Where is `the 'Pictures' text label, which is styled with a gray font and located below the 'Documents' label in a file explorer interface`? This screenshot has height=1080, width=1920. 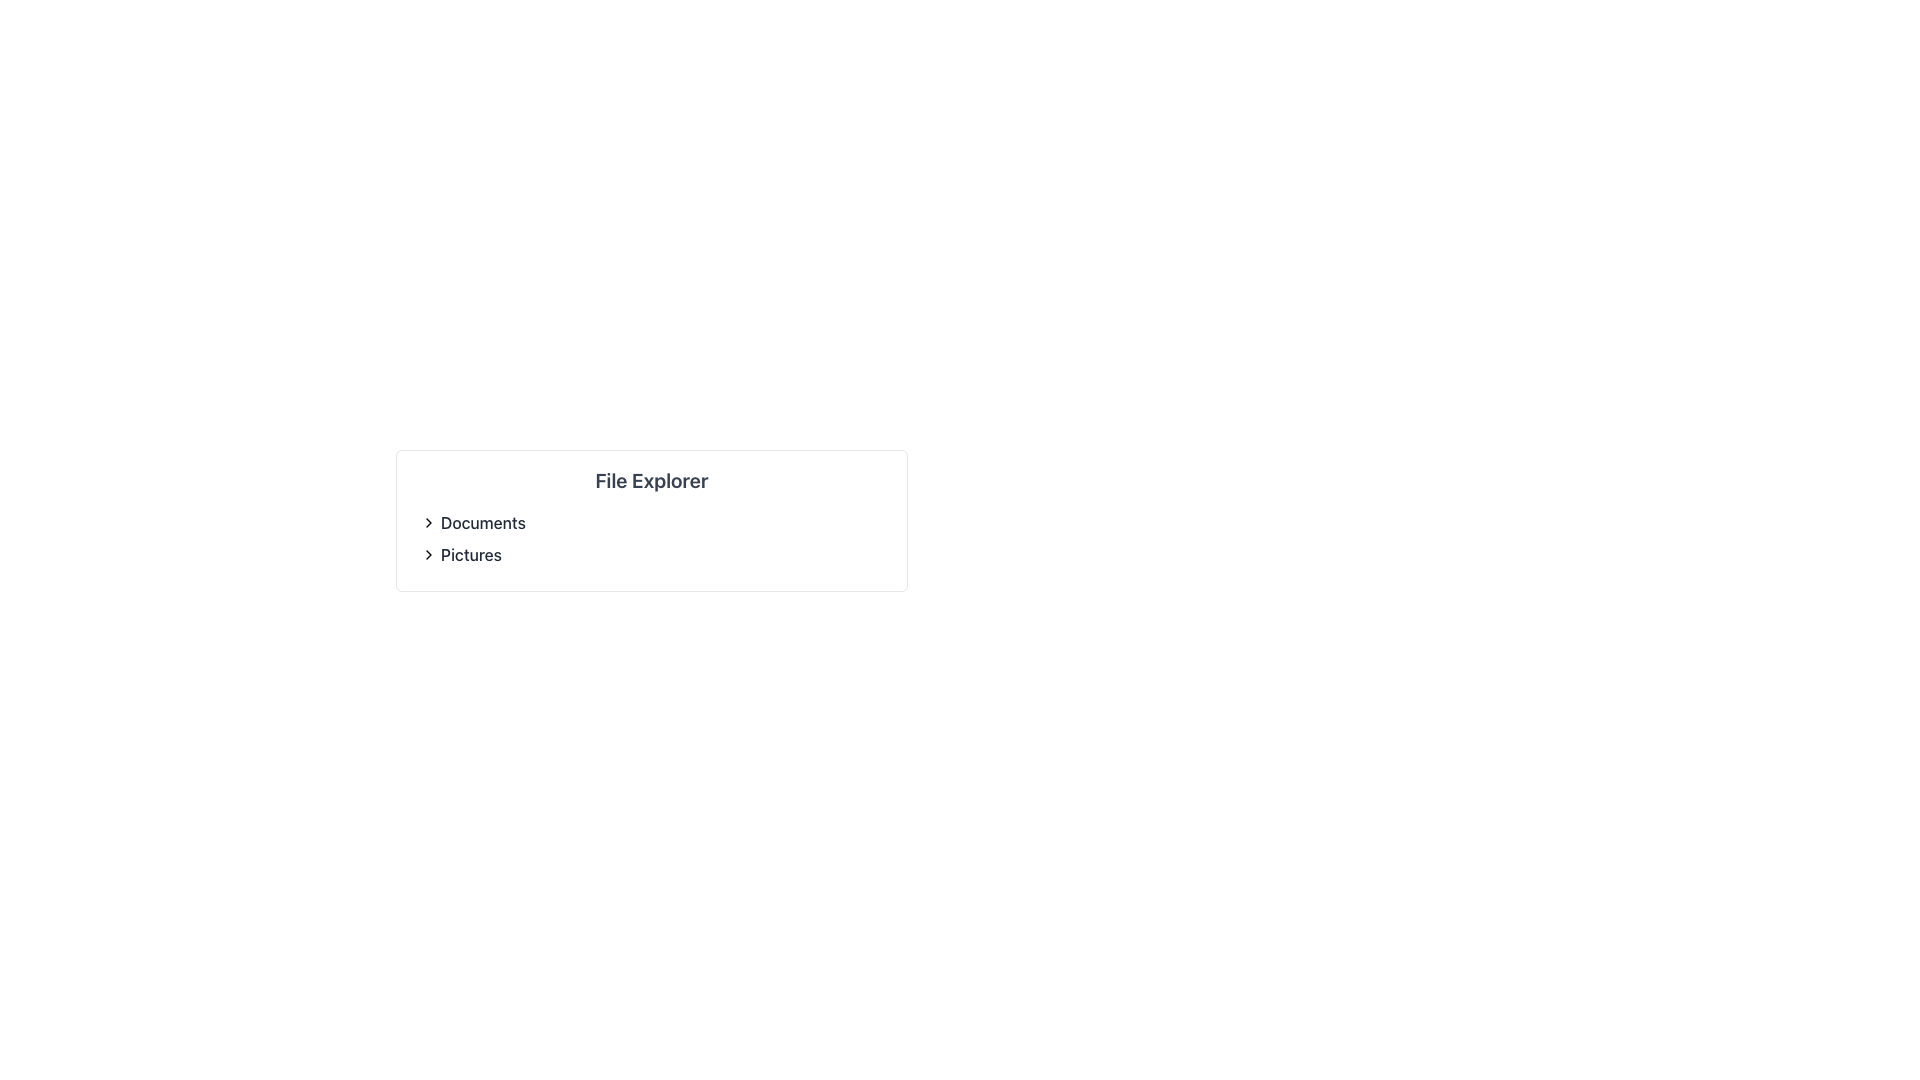
the 'Pictures' text label, which is styled with a gray font and located below the 'Documents' label in a file explorer interface is located at coordinates (460, 555).